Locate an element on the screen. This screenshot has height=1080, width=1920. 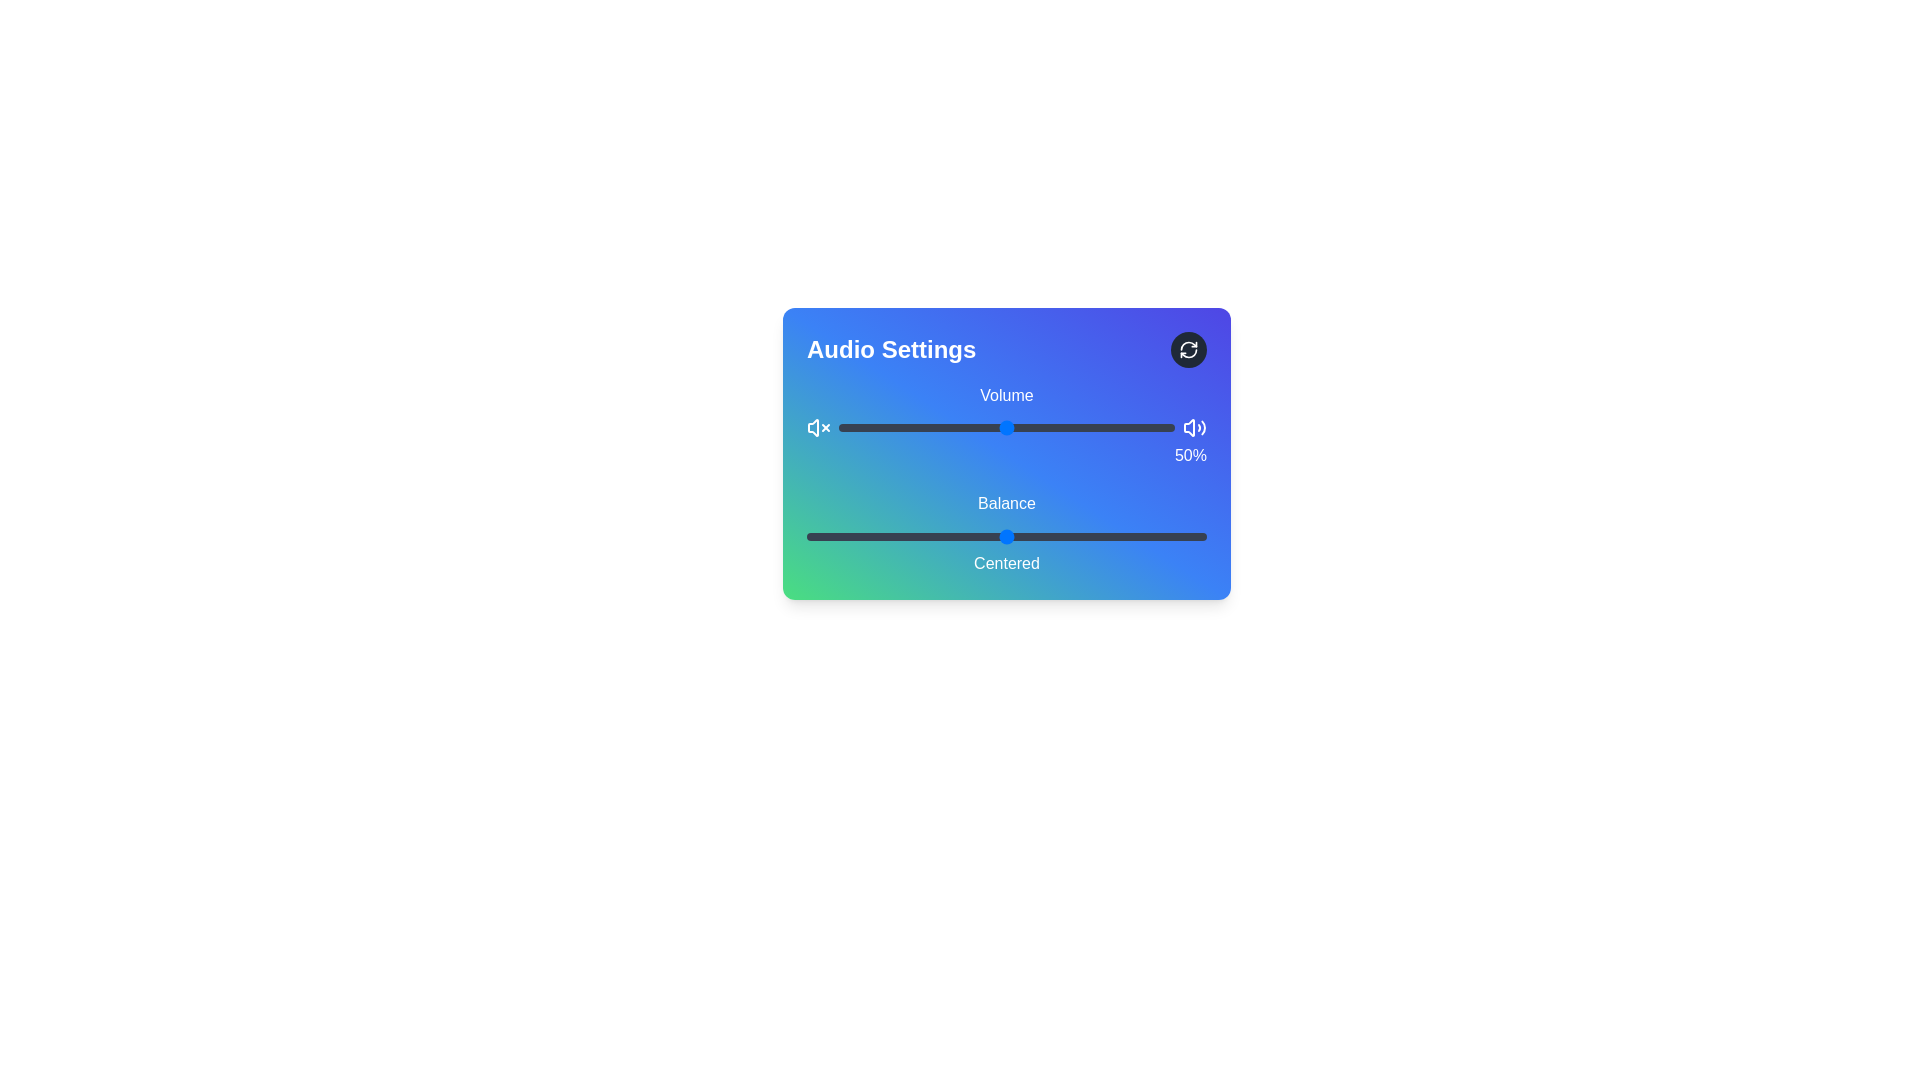
the balance slider is located at coordinates (822, 535).